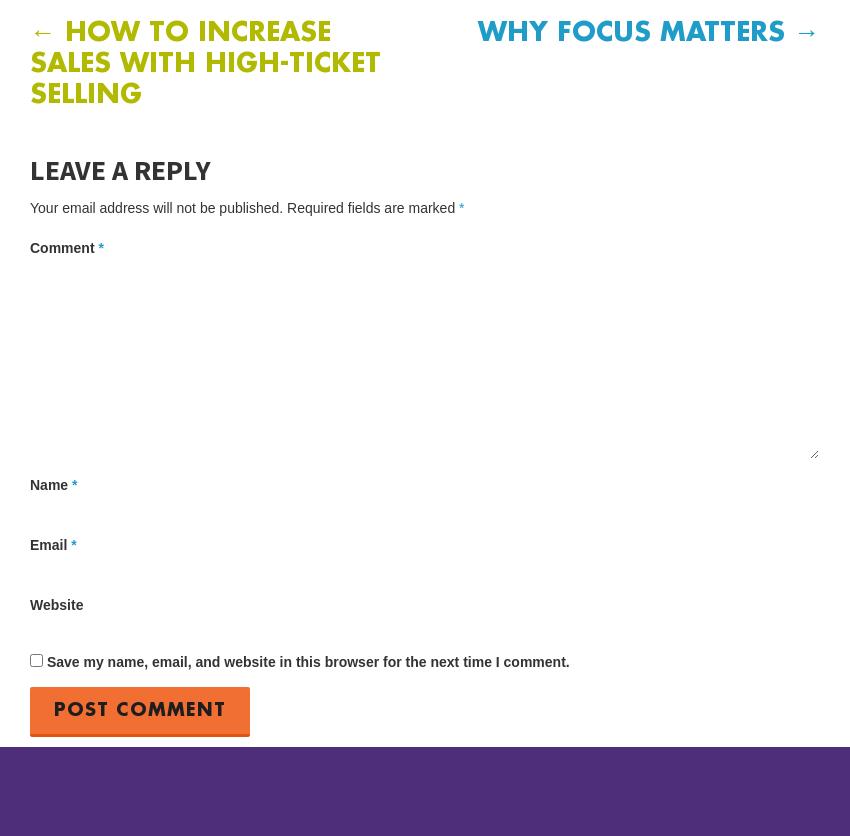 The width and height of the screenshot is (850, 836). What do you see at coordinates (156, 205) in the screenshot?
I see `'Your email address will not be published.'` at bounding box center [156, 205].